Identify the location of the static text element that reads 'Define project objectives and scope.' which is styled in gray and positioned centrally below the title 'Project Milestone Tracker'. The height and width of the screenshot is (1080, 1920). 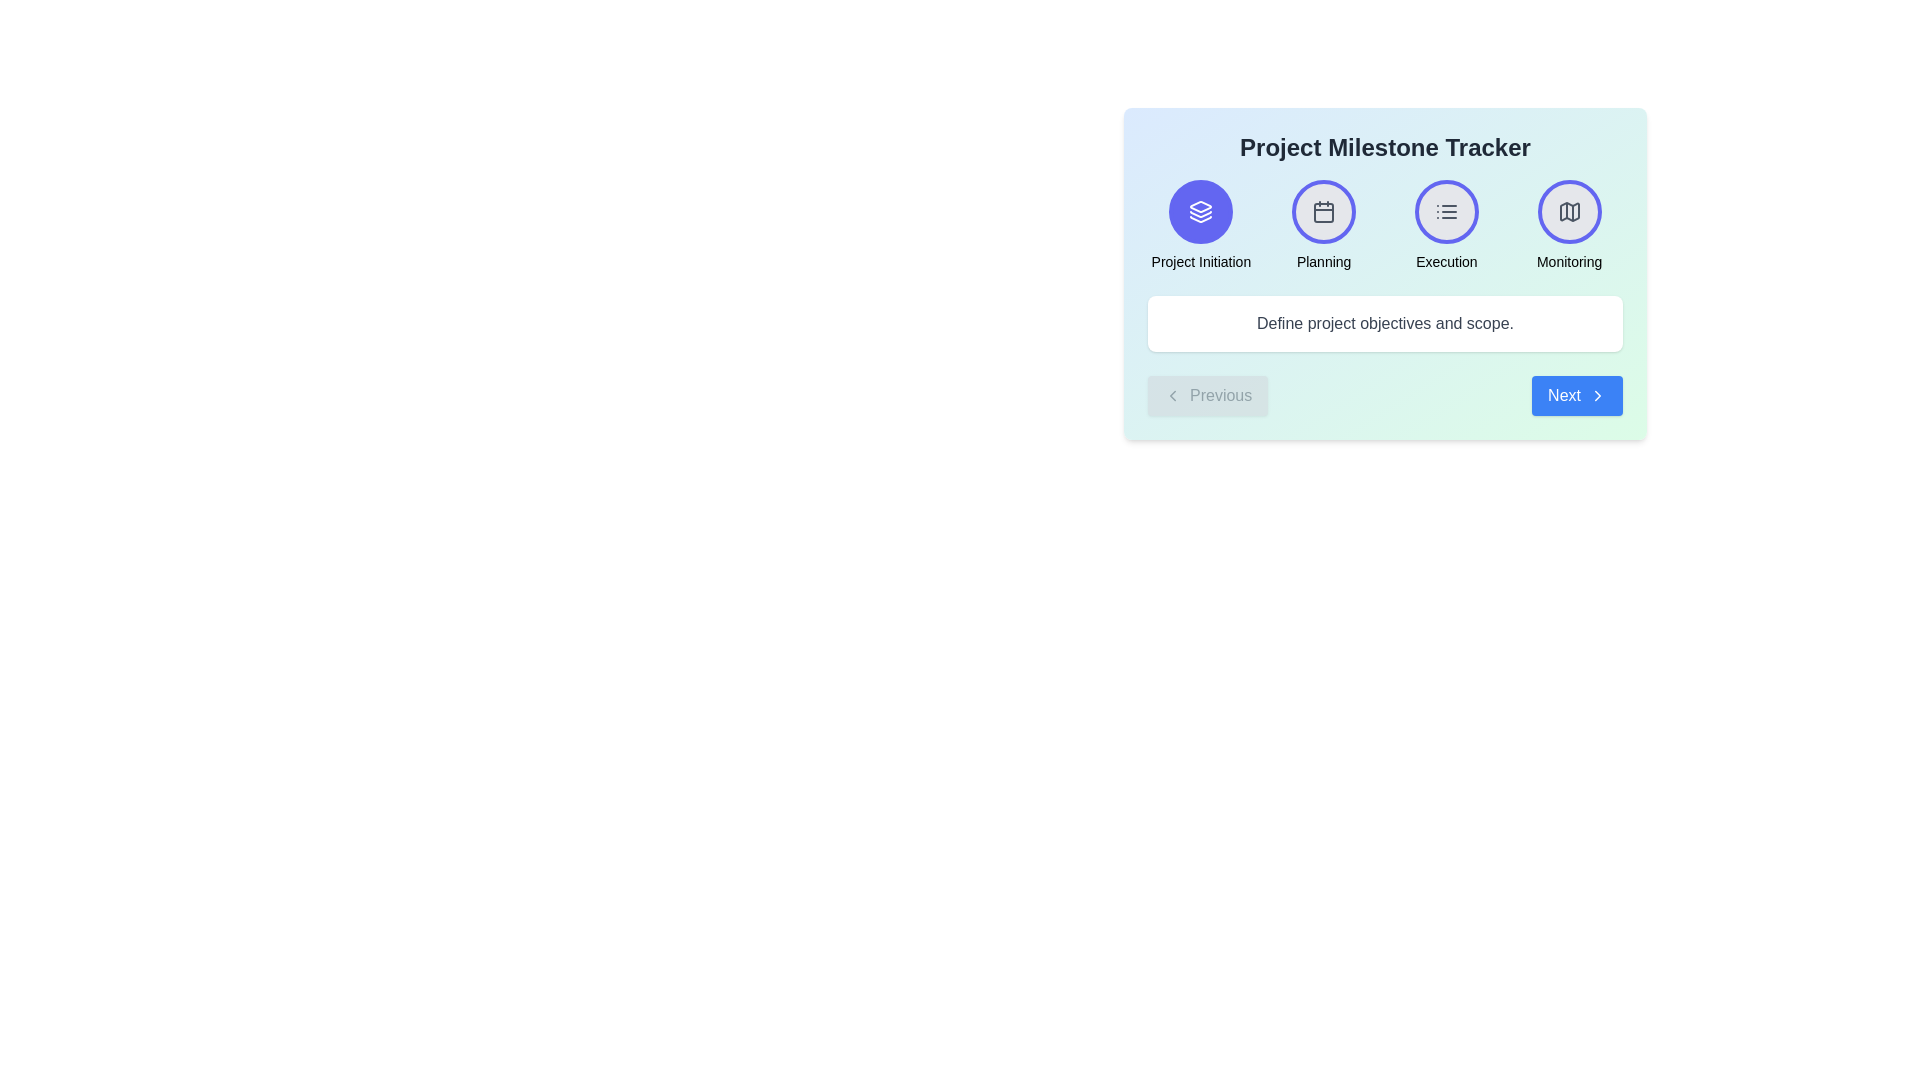
(1384, 323).